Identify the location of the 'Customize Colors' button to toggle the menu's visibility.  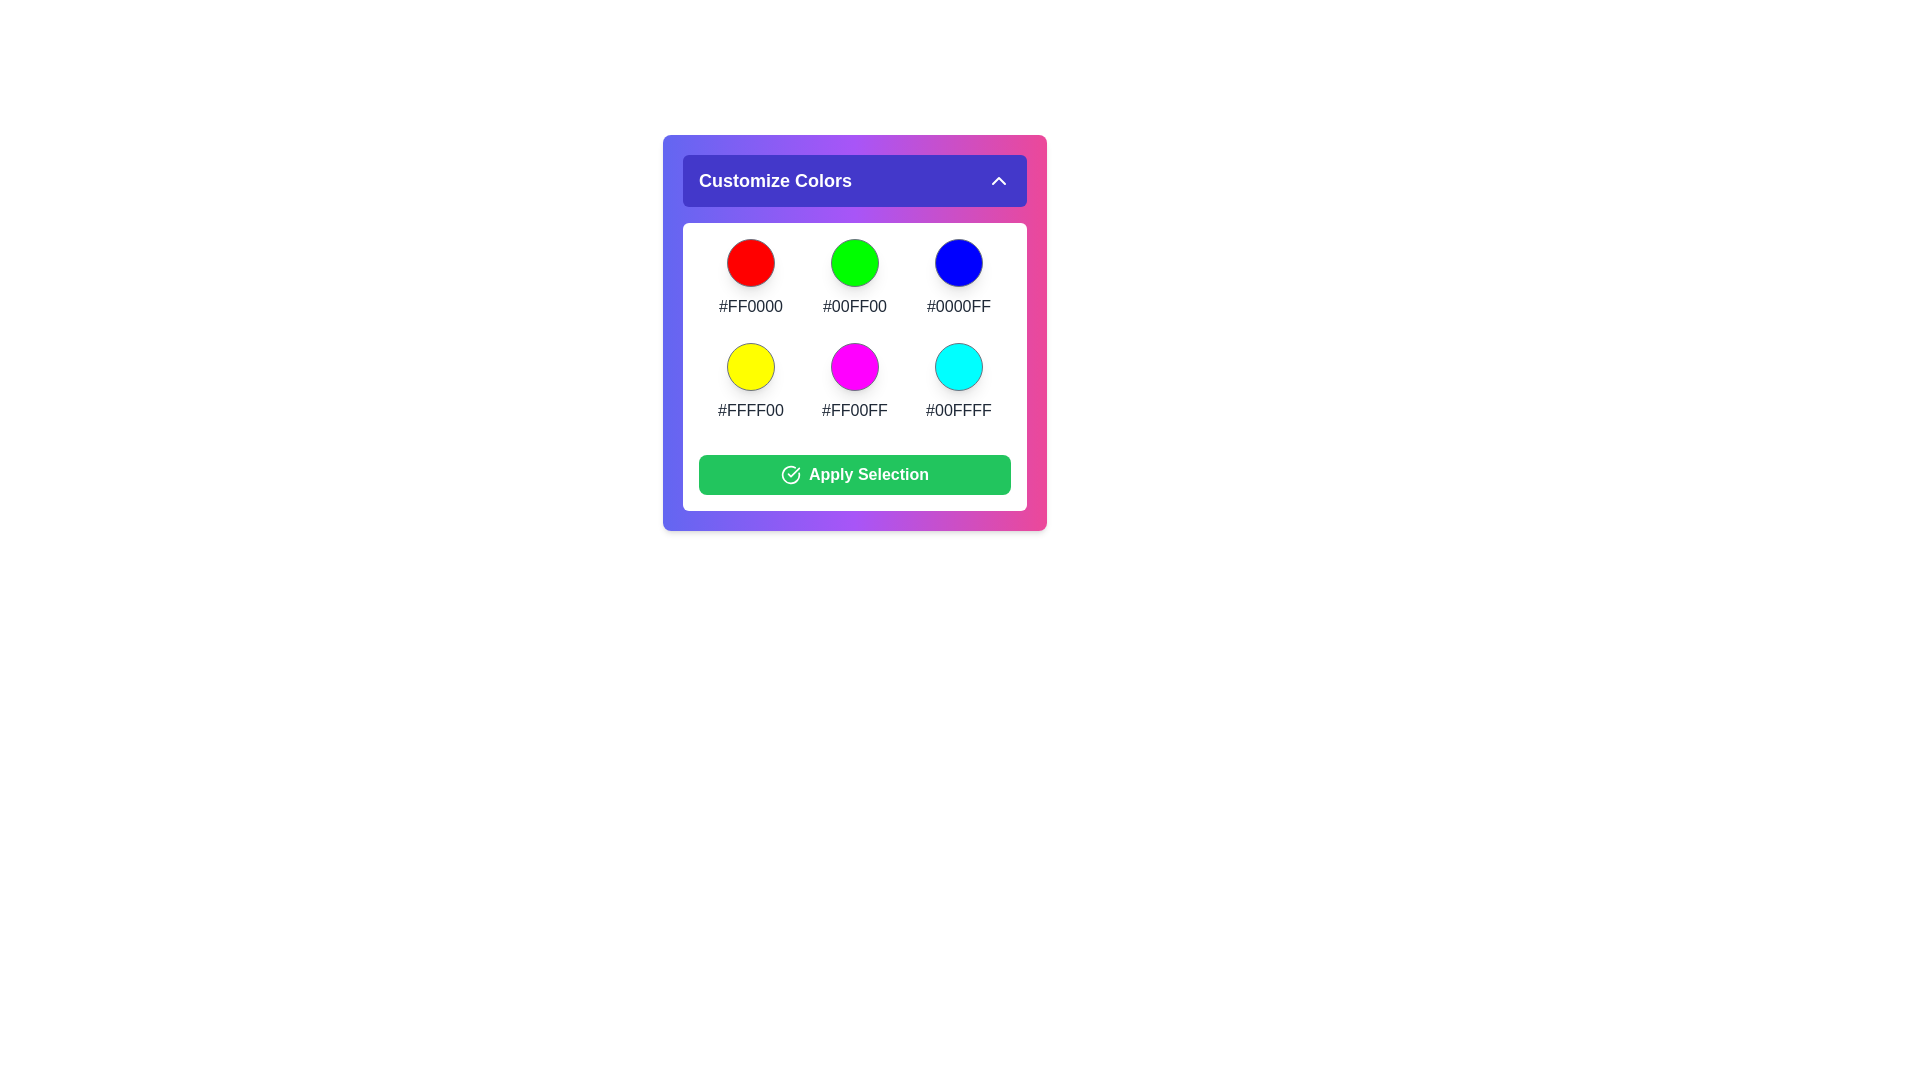
(854, 181).